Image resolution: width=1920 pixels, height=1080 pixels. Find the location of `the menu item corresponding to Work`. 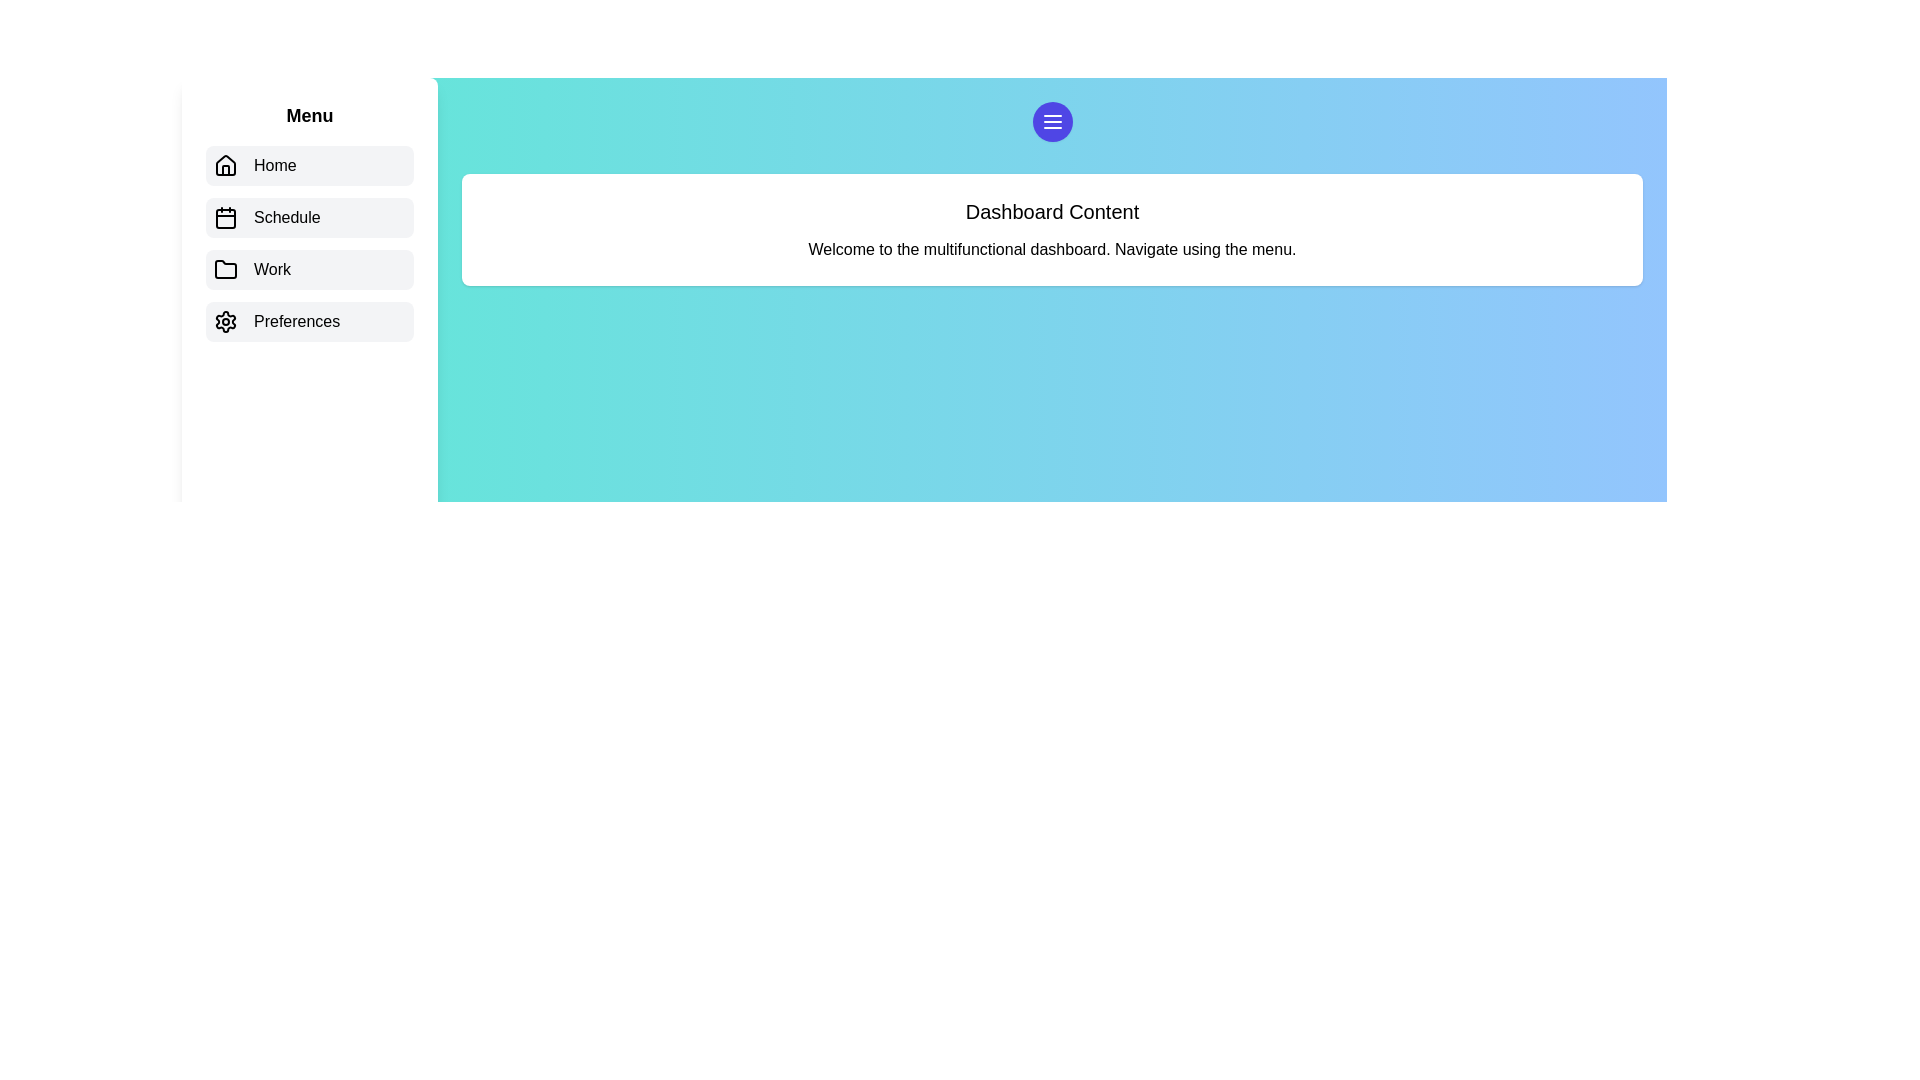

the menu item corresponding to Work is located at coordinates (309, 270).